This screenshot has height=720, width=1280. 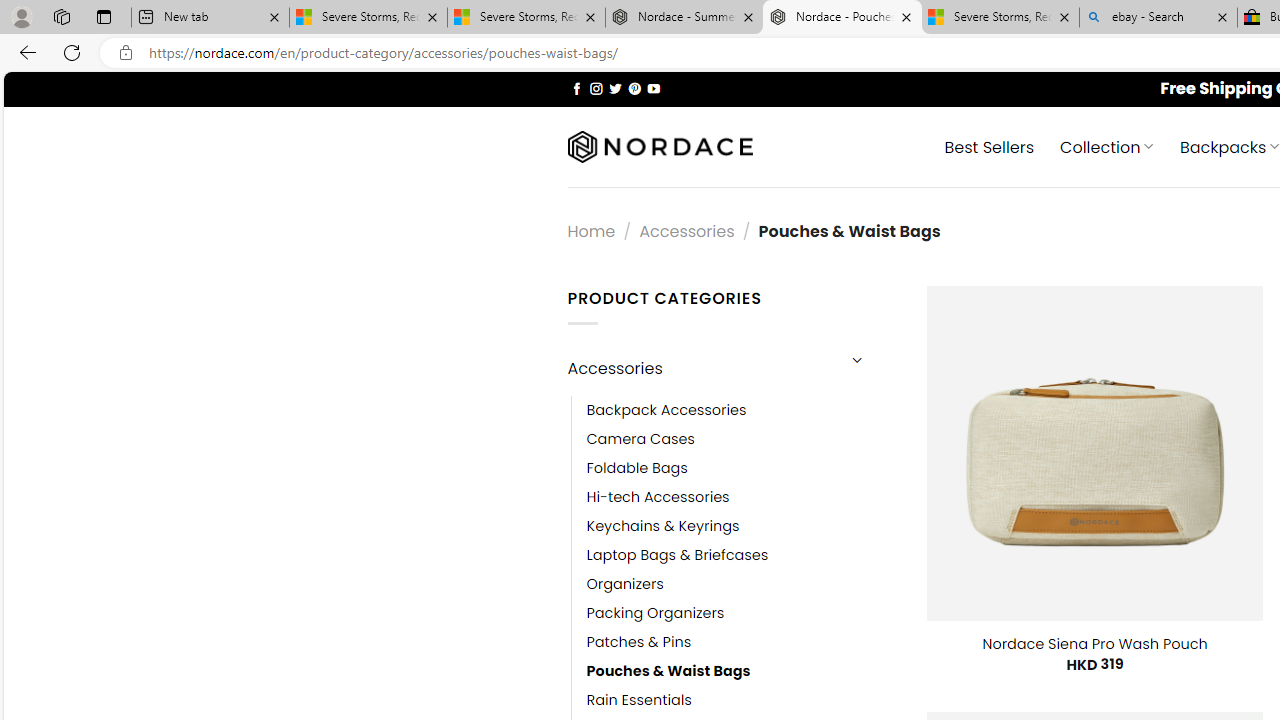 I want to click on 'Follow on YouTube', so click(x=653, y=87).